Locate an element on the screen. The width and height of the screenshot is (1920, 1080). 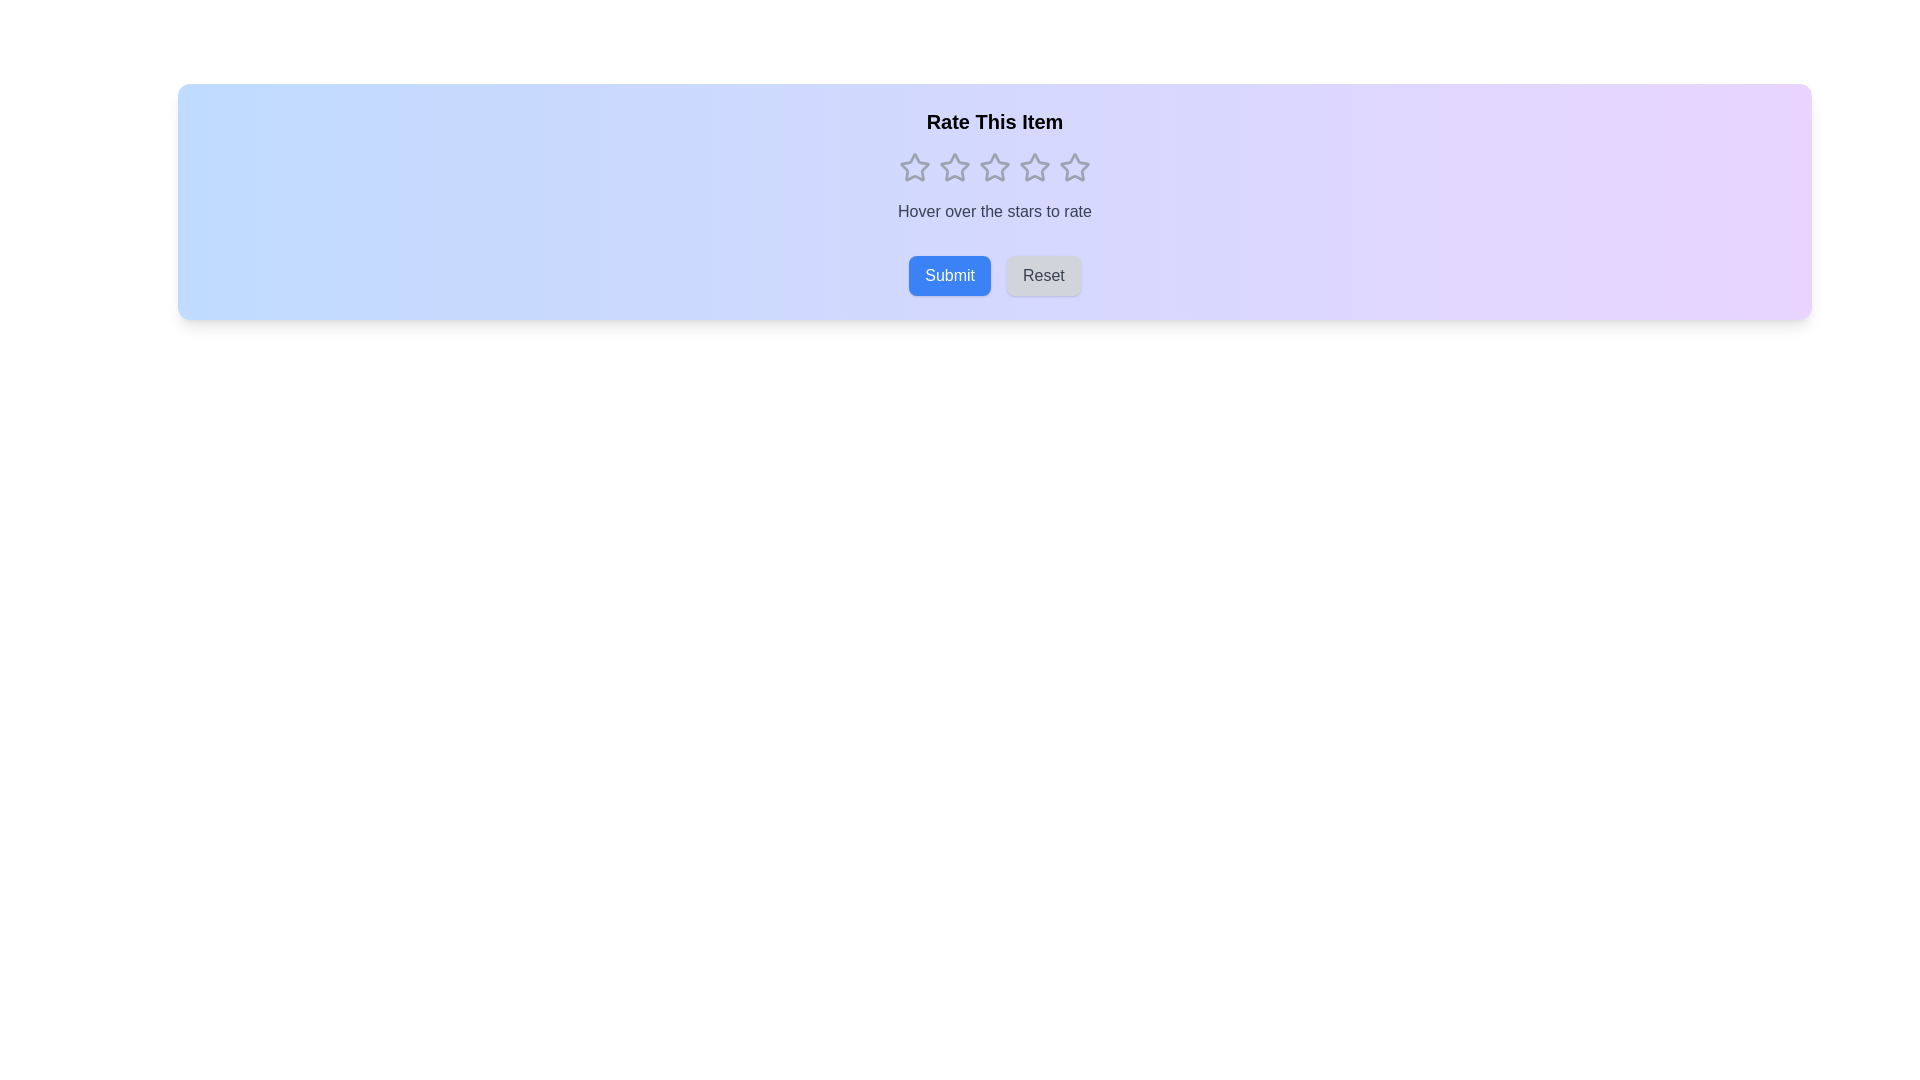
the text label that serves as a heading for the rating interface, positioned above the row of 5 star icons is located at coordinates (994, 122).